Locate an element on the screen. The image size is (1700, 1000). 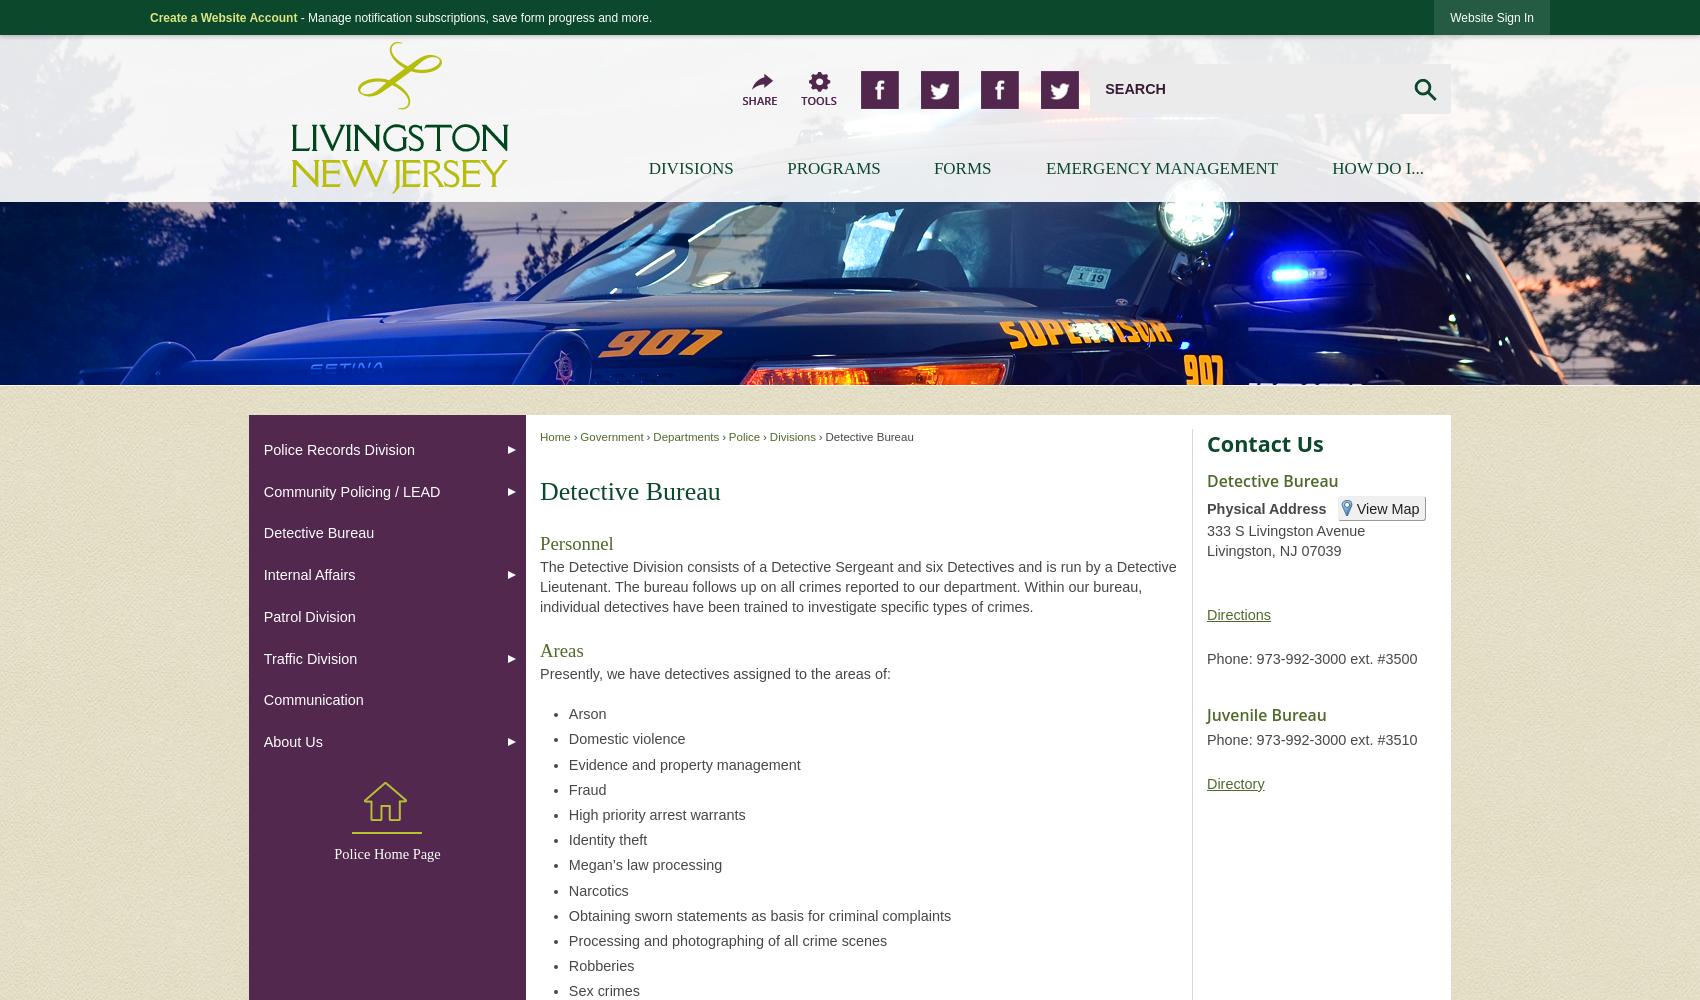
'Arson' is located at coordinates (566, 713).